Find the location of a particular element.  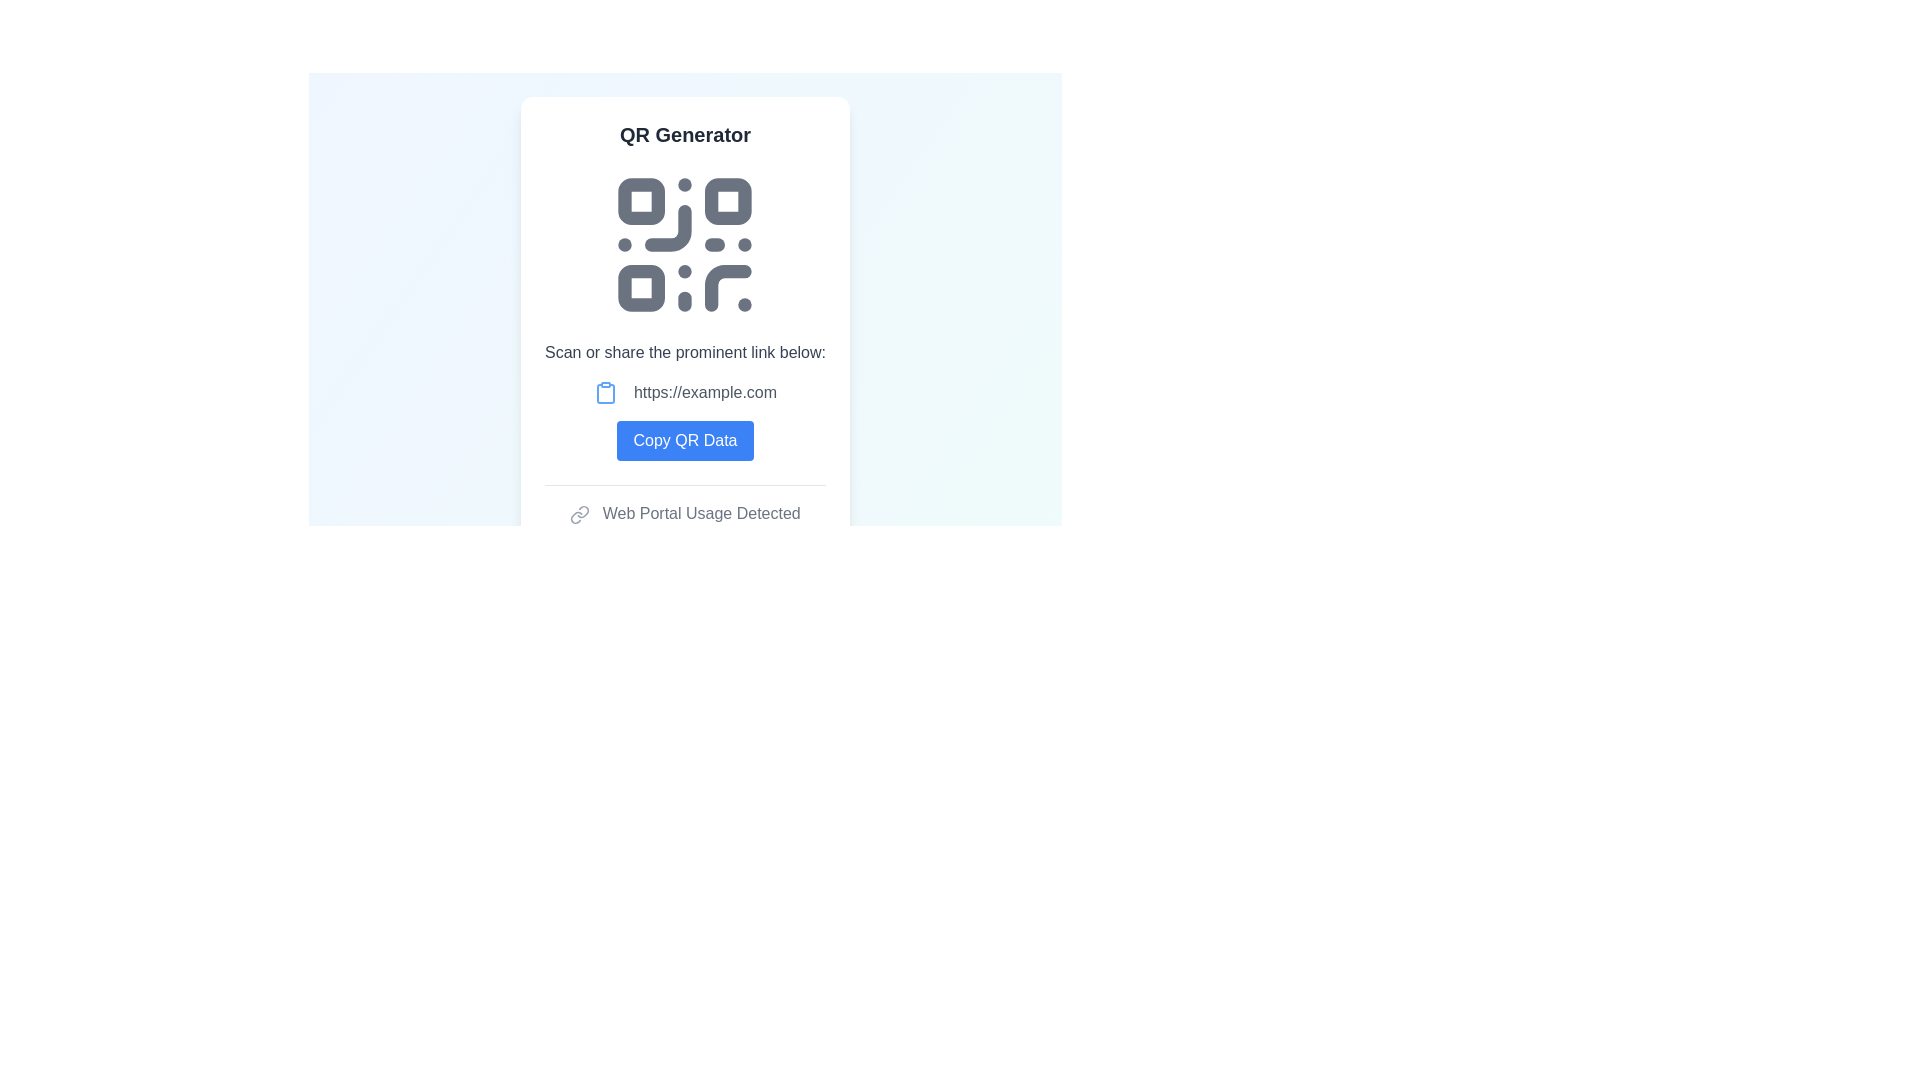

the rectangular blue button with the text 'Copy QR Data' is located at coordinates (685, 439).